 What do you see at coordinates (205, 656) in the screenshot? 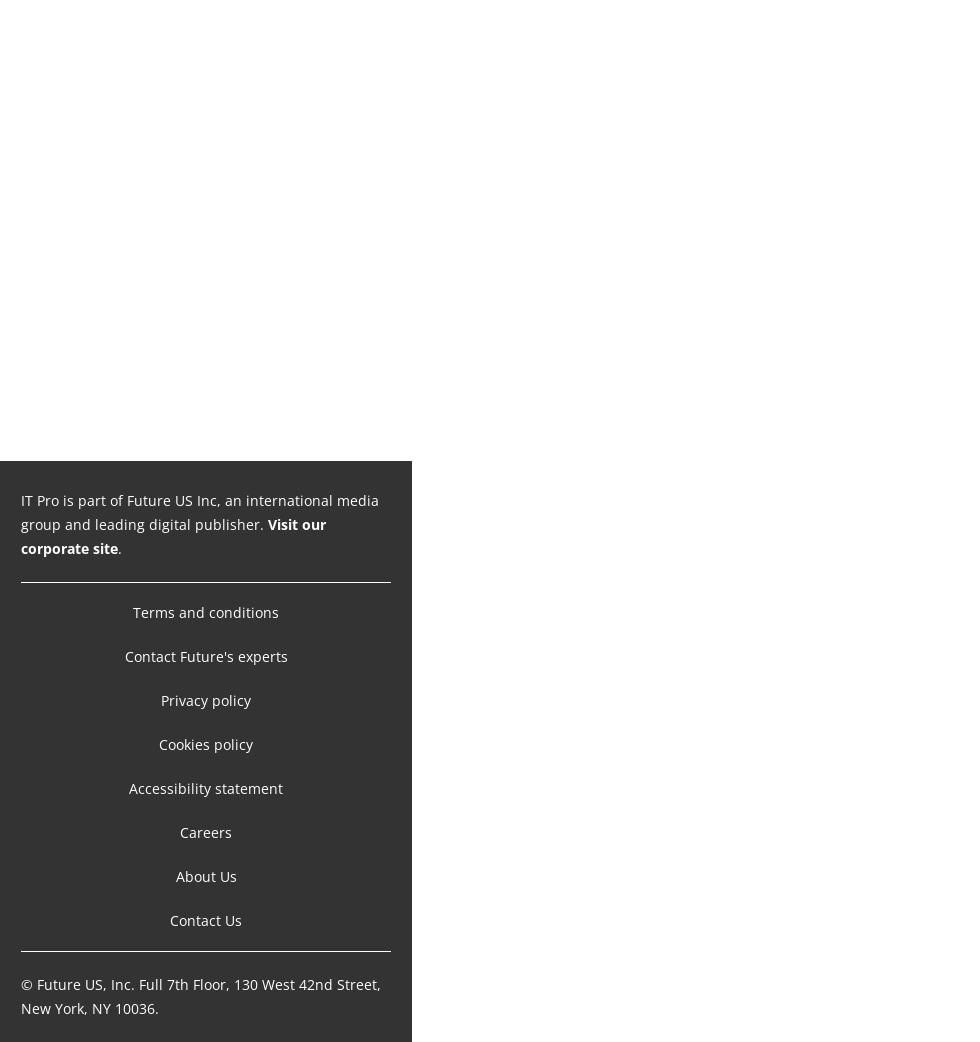
I see `'Contact Future's experts'` at bounding box center [205, 656].